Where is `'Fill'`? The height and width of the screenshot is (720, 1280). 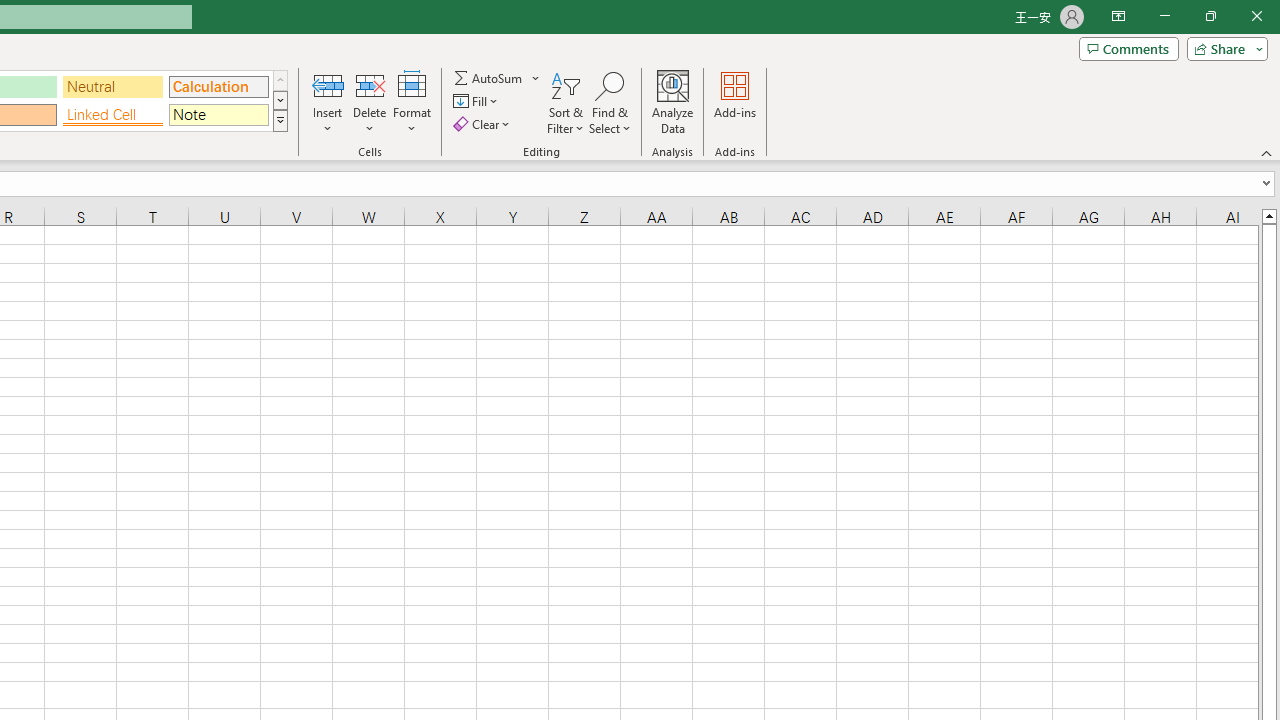 'Fill' is located at coordinates (477, 101).